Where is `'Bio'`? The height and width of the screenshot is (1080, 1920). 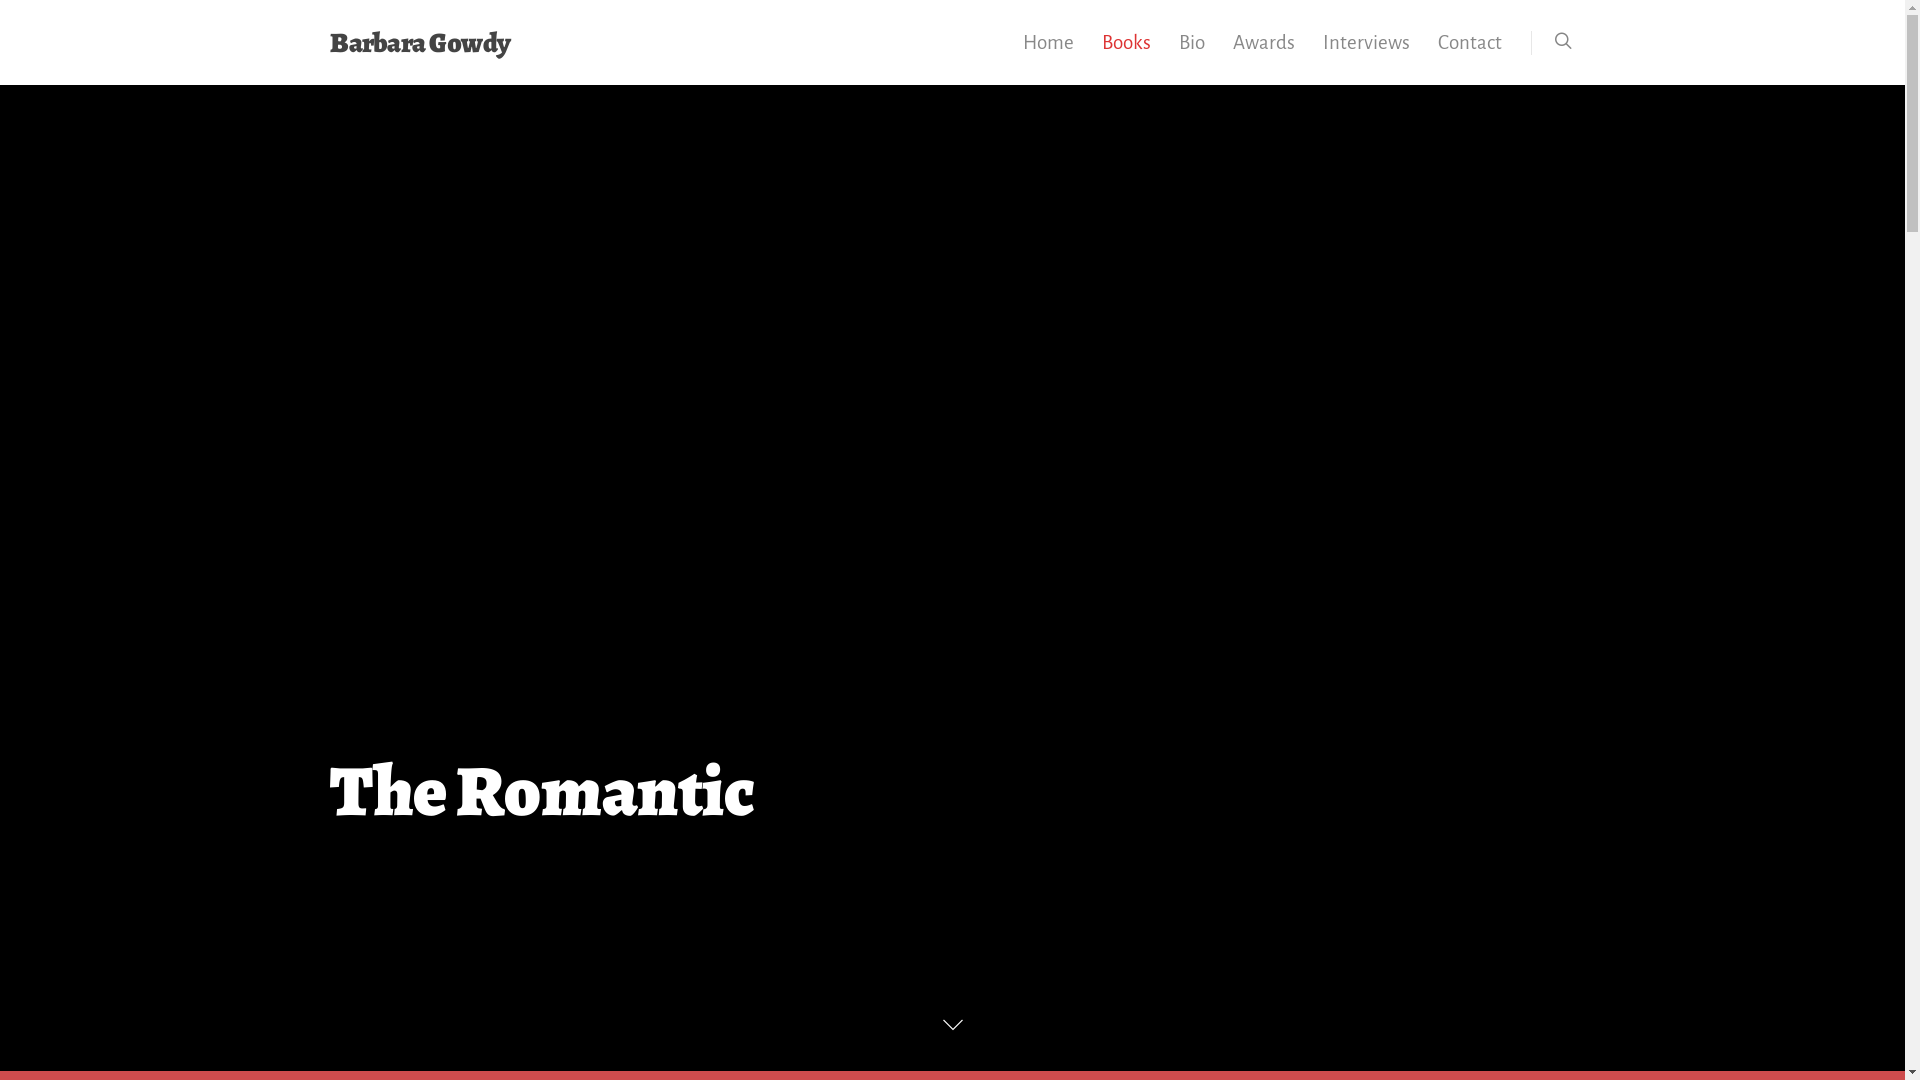
'Bio' is located at coordinates (1191, 55).